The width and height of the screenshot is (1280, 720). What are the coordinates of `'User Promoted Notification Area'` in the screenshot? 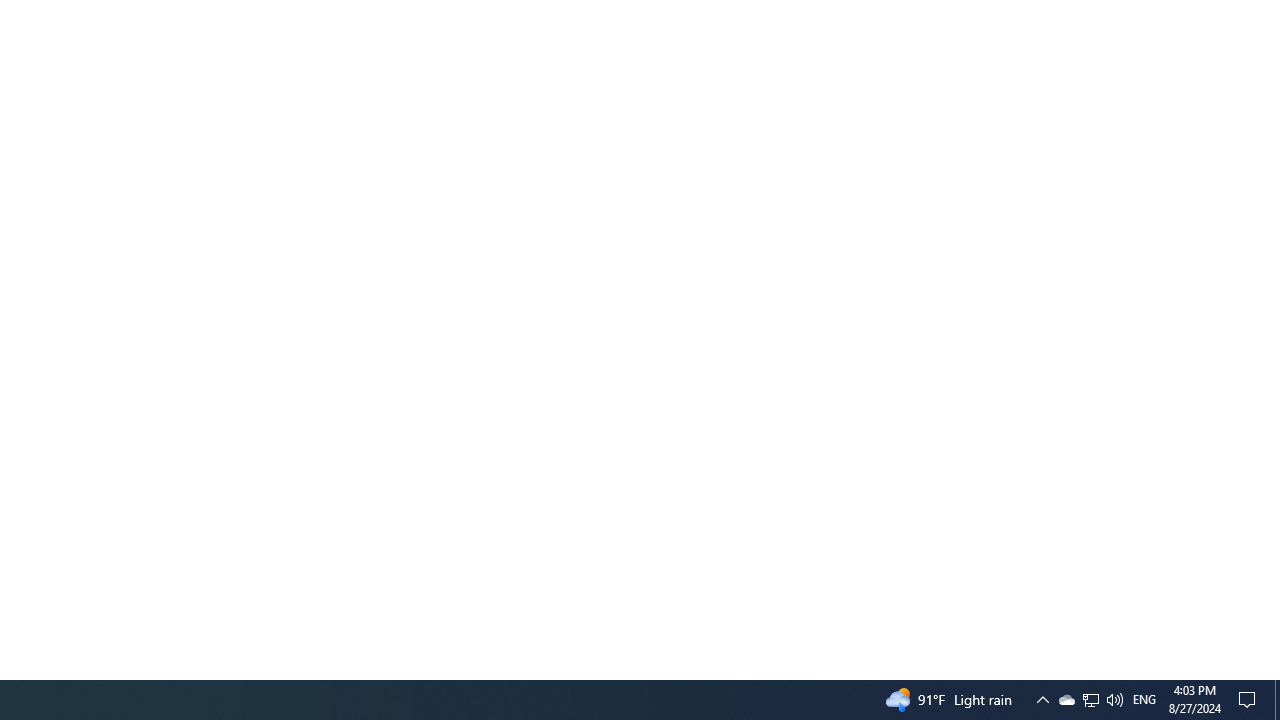 It's located at (1090, 698).